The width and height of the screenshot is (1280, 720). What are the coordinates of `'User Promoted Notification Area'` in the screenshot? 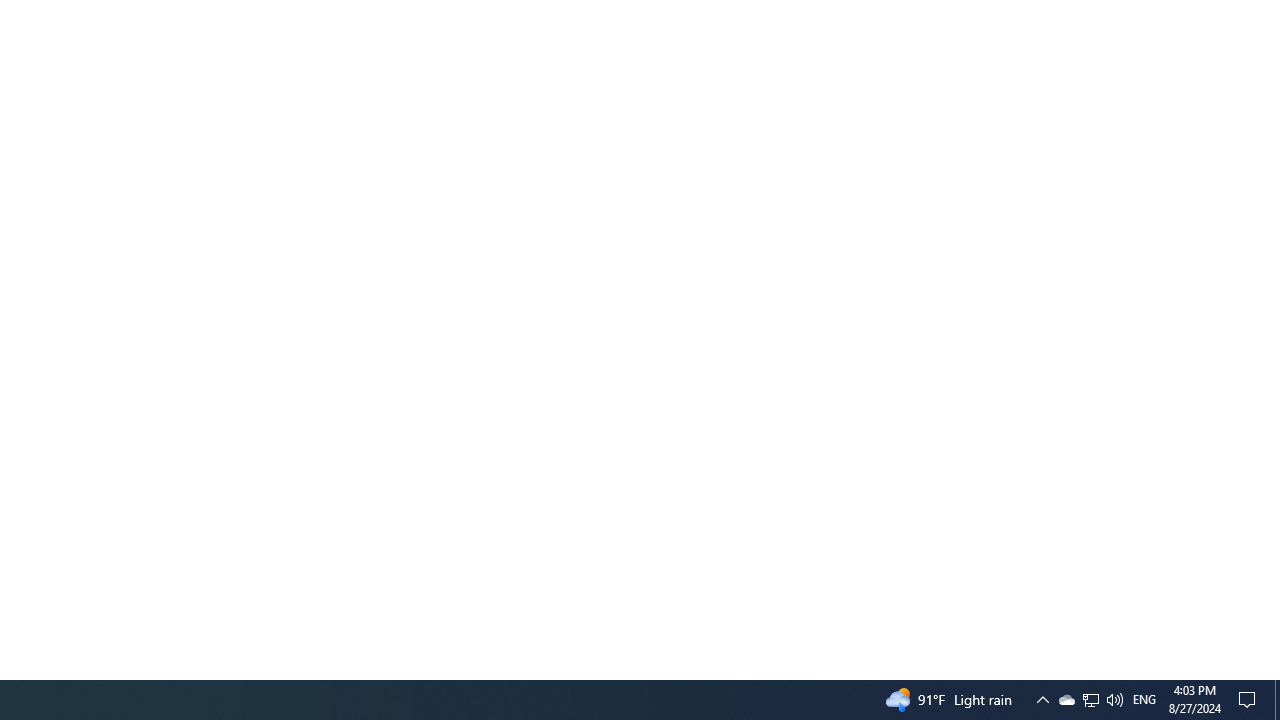 It's located at (1090, 698).